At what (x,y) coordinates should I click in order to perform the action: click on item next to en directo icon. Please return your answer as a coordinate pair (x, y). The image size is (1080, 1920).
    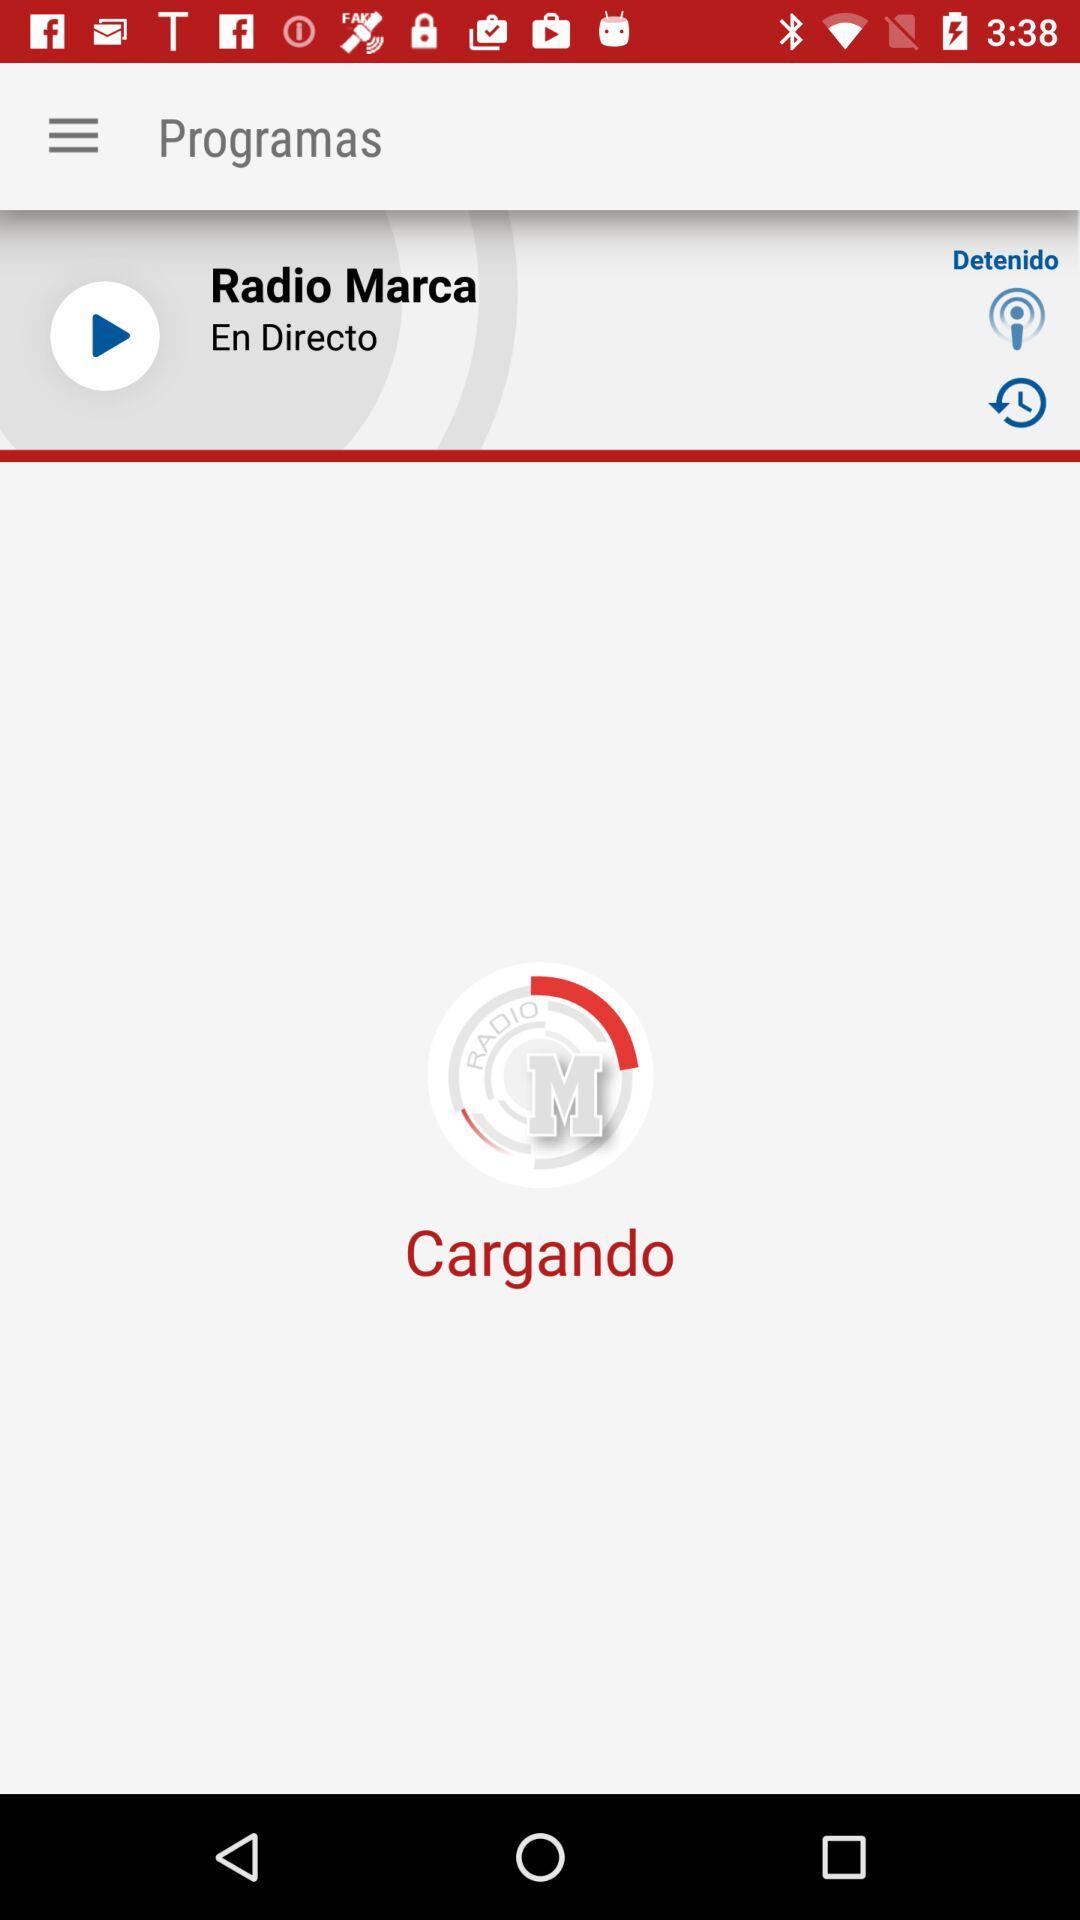
    Looking at the image, I should click on (1017, 401).